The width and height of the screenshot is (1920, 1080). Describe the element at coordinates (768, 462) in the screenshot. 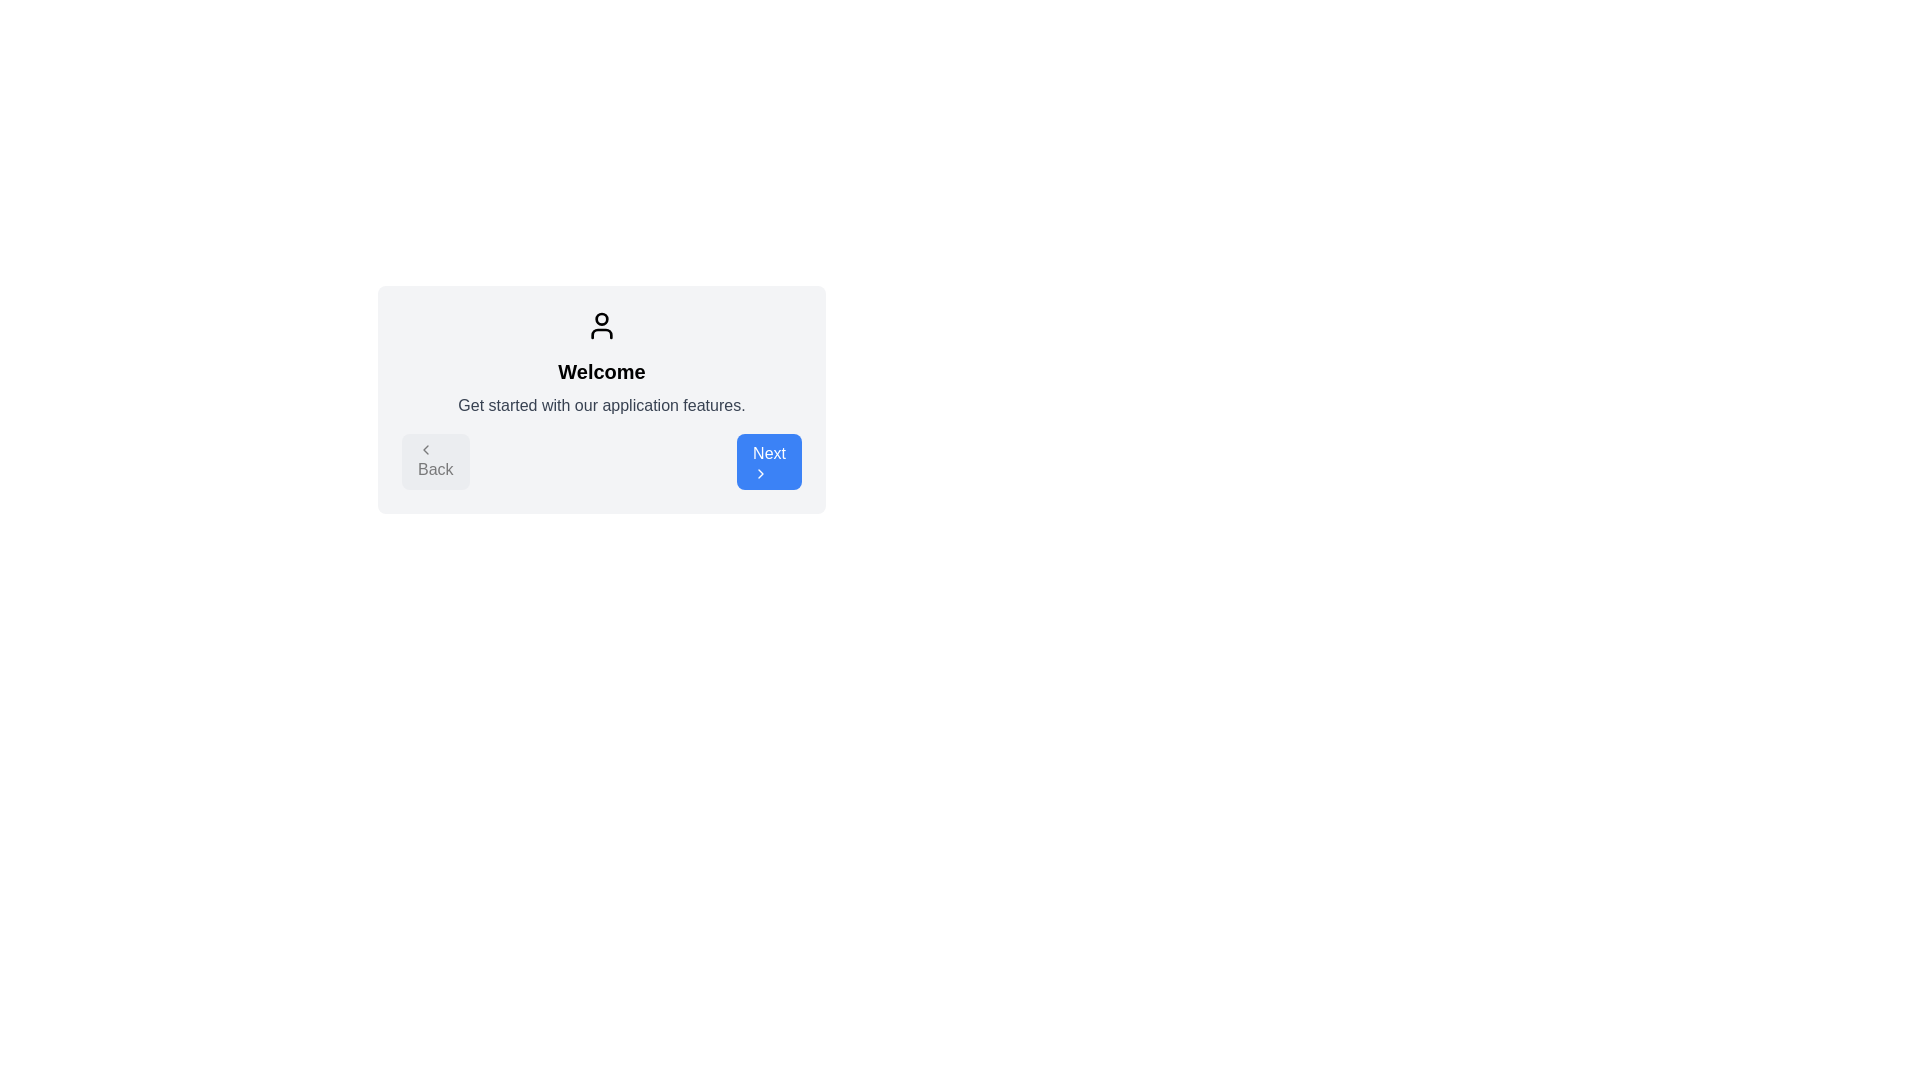

I see `the prominently styled blue button labeled 'Next' with a right-pointing chevron icon` at that location.